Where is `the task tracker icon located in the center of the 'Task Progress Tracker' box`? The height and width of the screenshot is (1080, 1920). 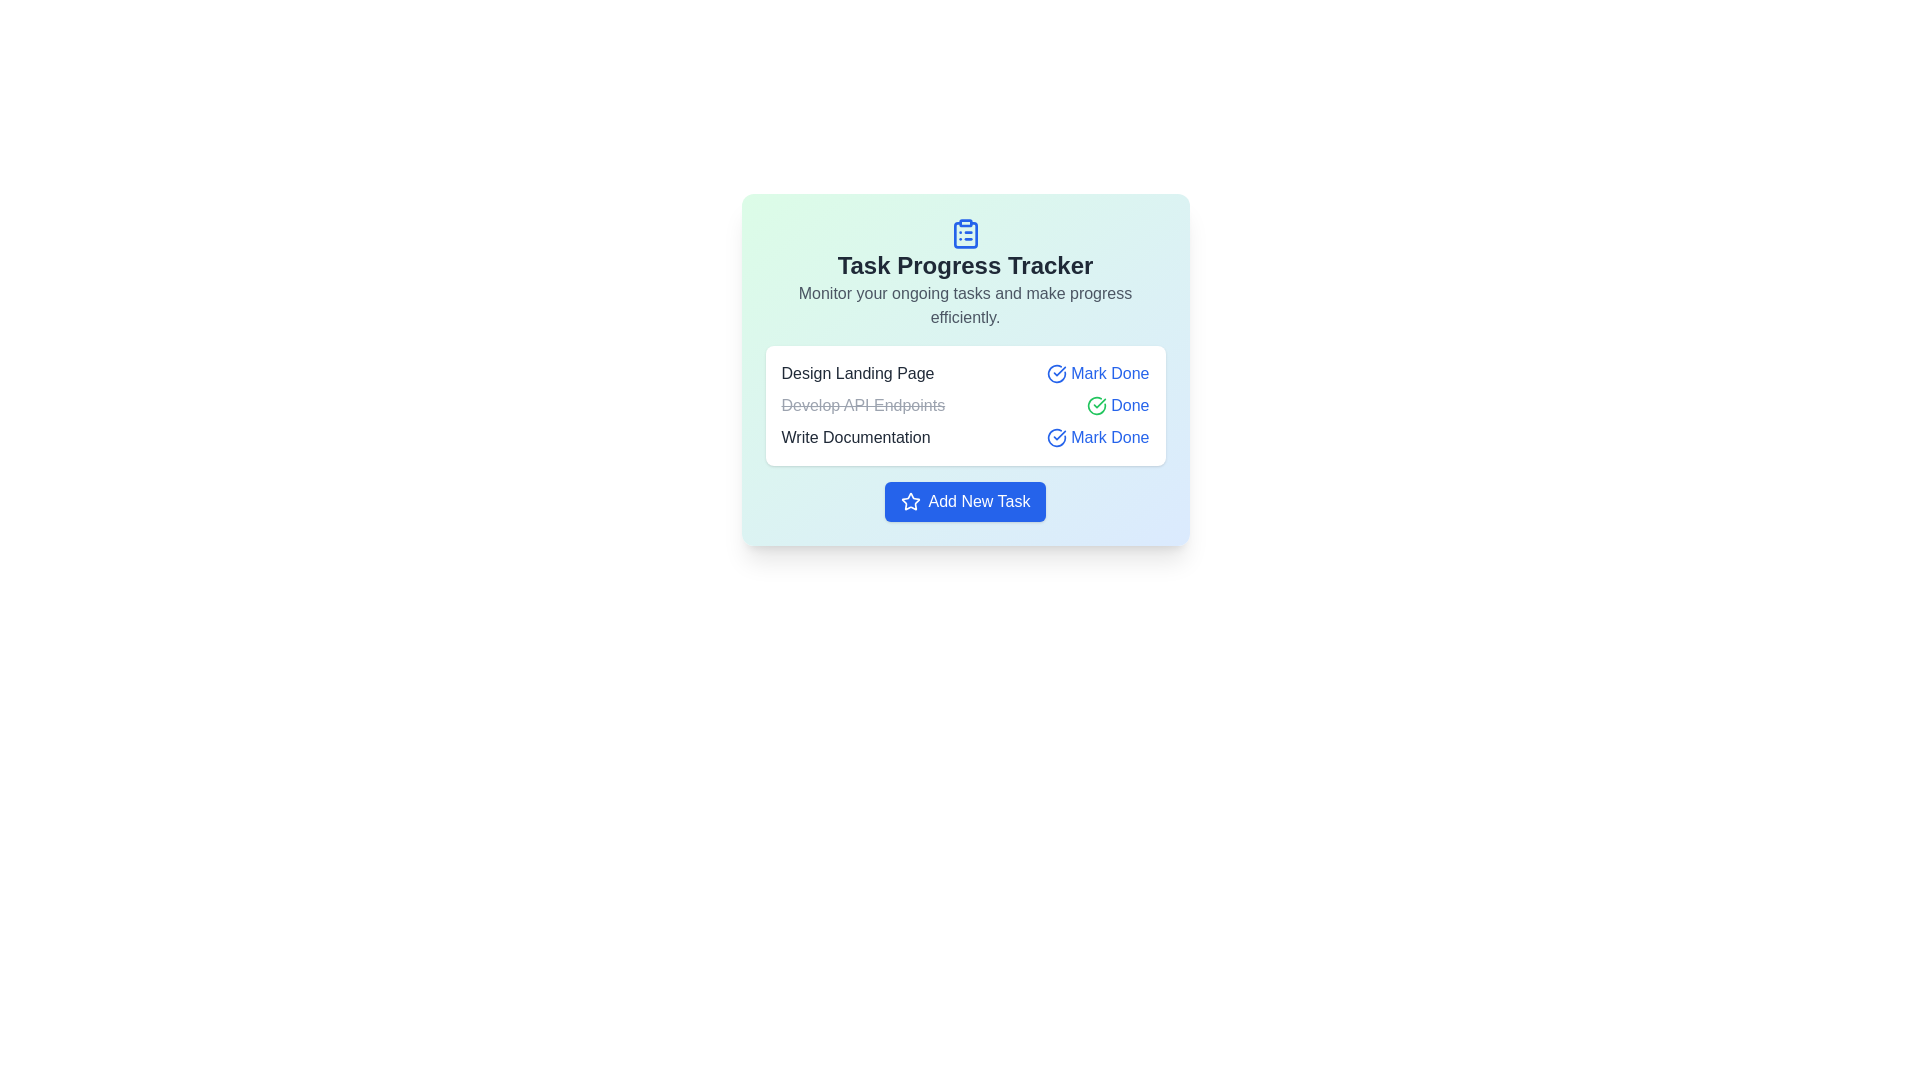 the task tracker icon located in the center of the 'Task Progress Tracker' box is located at coordinates (965, 233).